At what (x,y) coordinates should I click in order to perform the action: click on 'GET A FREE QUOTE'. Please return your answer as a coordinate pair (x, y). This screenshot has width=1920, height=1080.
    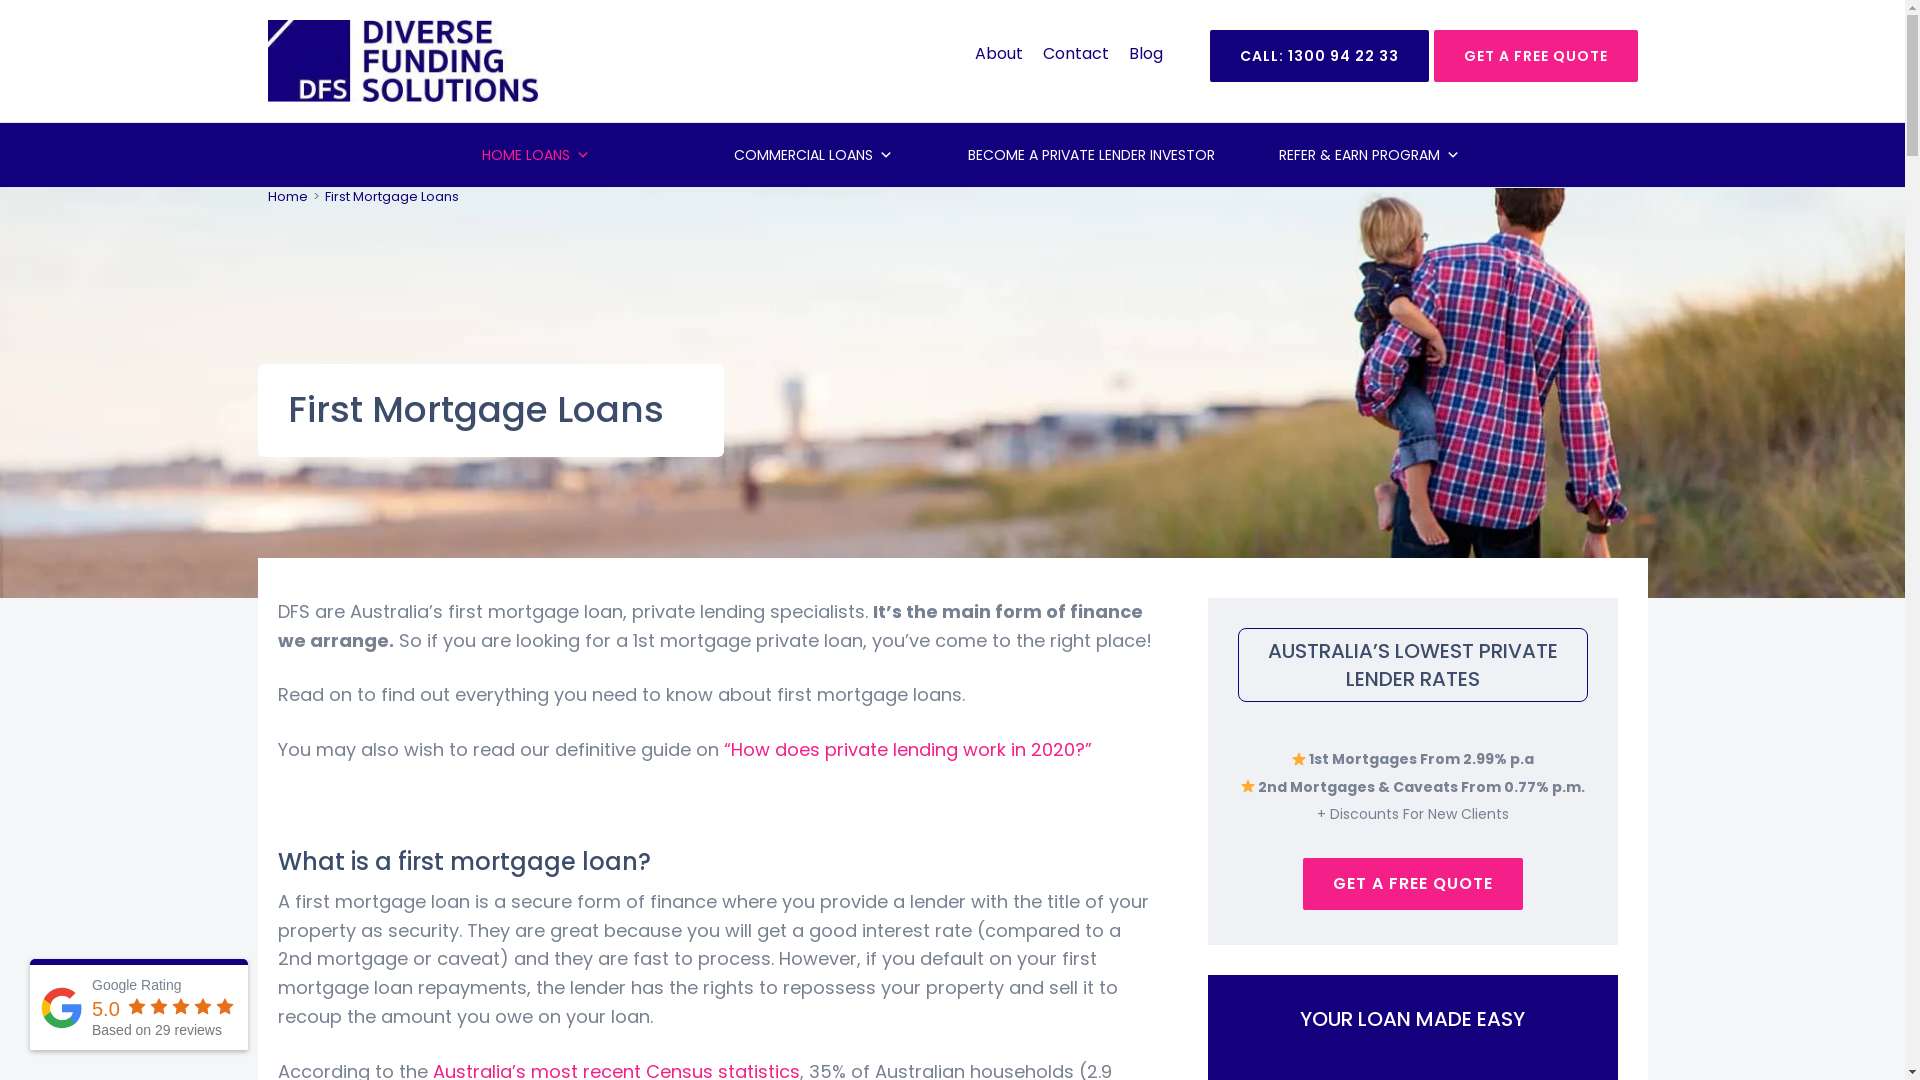
    Looking at the image, I should click on (1535, 55).